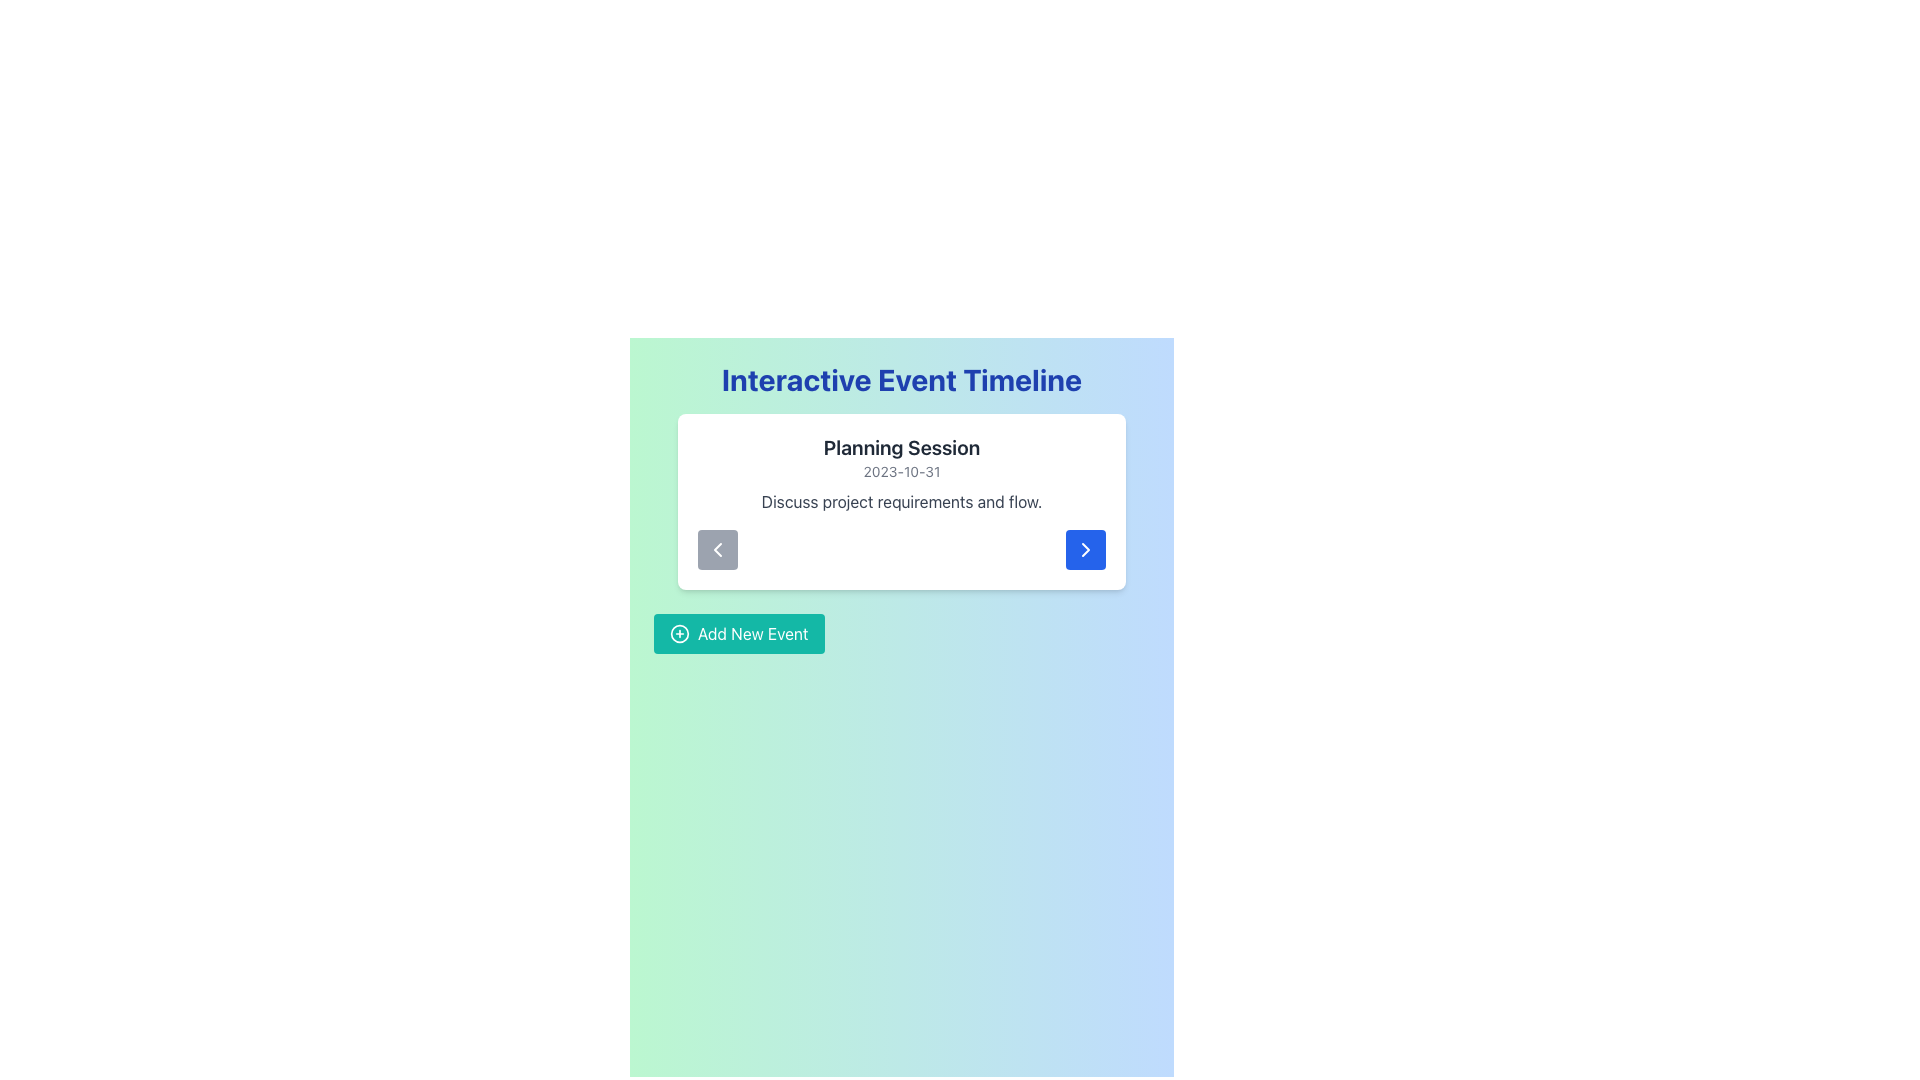 This screenshot has height=1080, width=1920. Describe the element at coordinates (718, 550) in the screenshot. I see `the left-pointing chevron SVG icon embedded within the interactive button on the event card` at that location.